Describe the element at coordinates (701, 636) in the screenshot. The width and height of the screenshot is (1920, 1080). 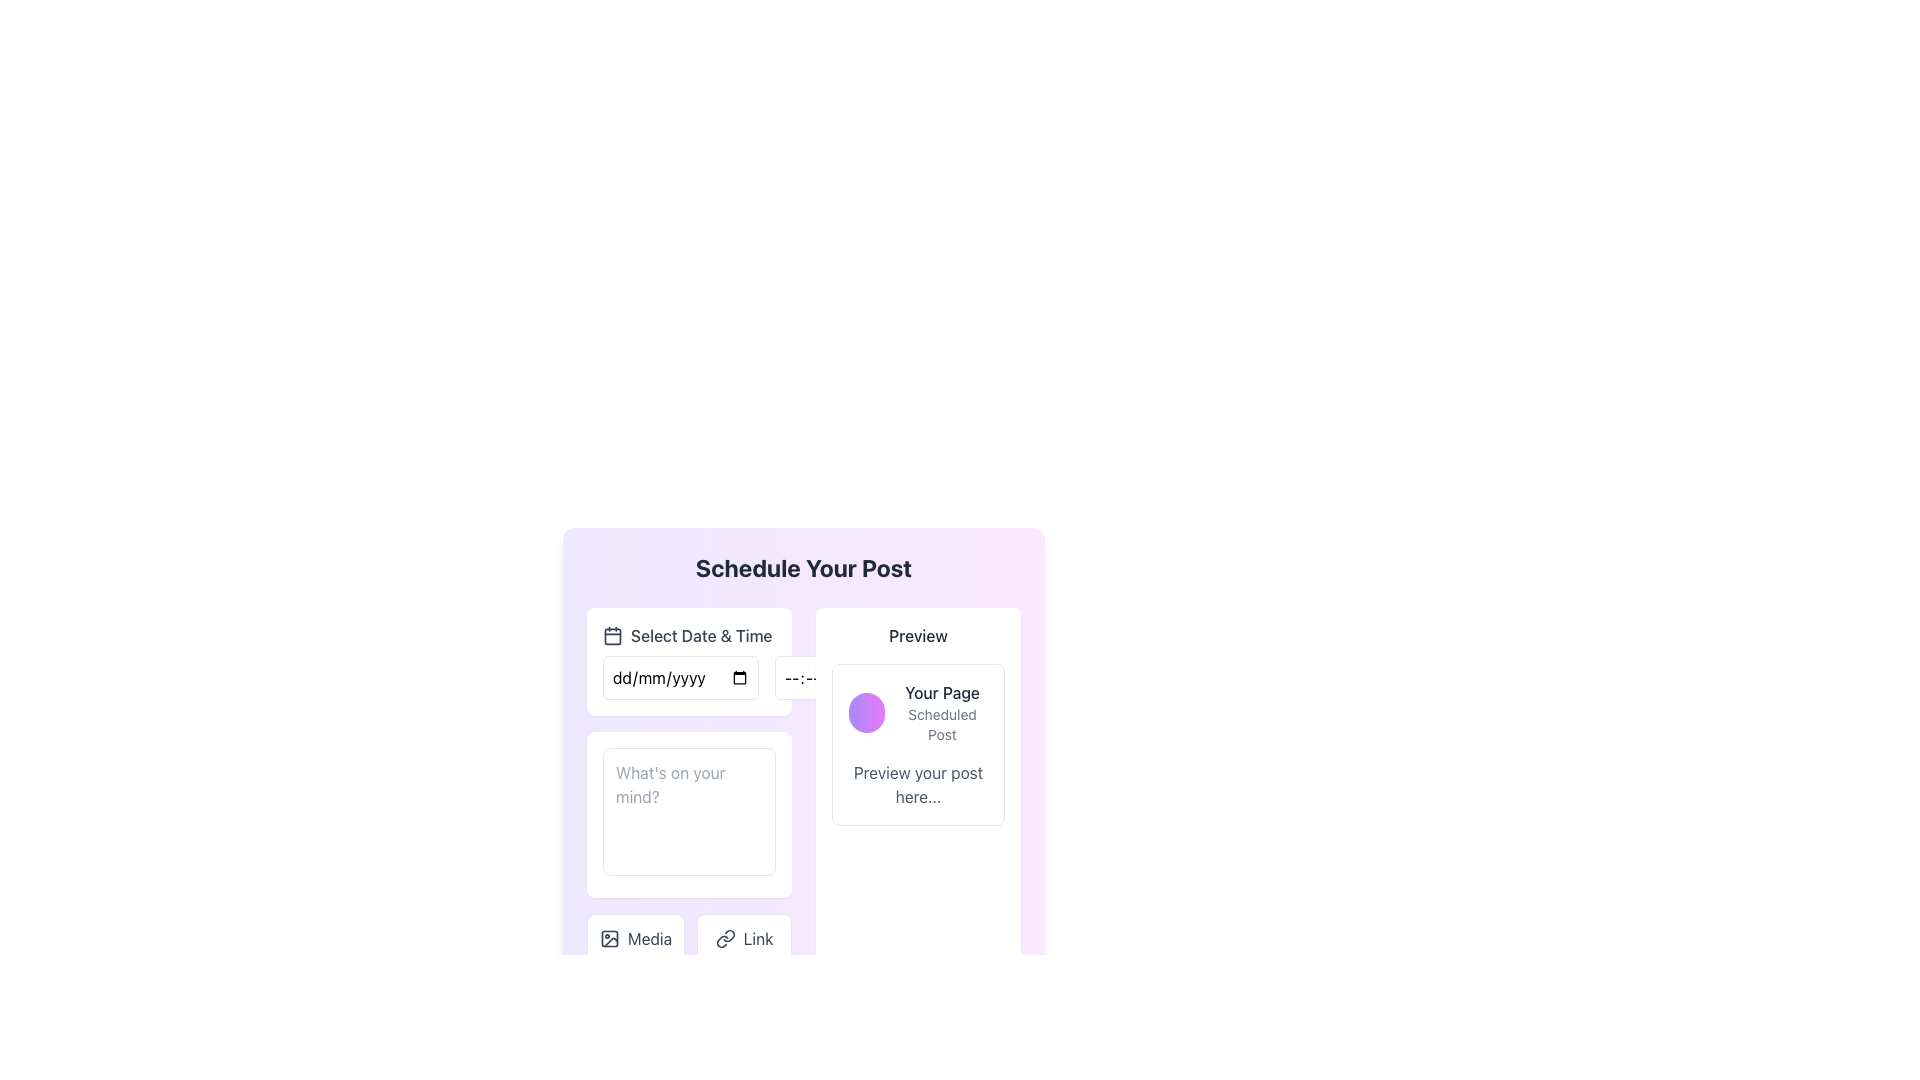
I see `the 'Select Date & Time' label, which indicates the purpose of the adjacent input field for selecting date and time values, located in the 'Schedule Your Post' section` at that location.